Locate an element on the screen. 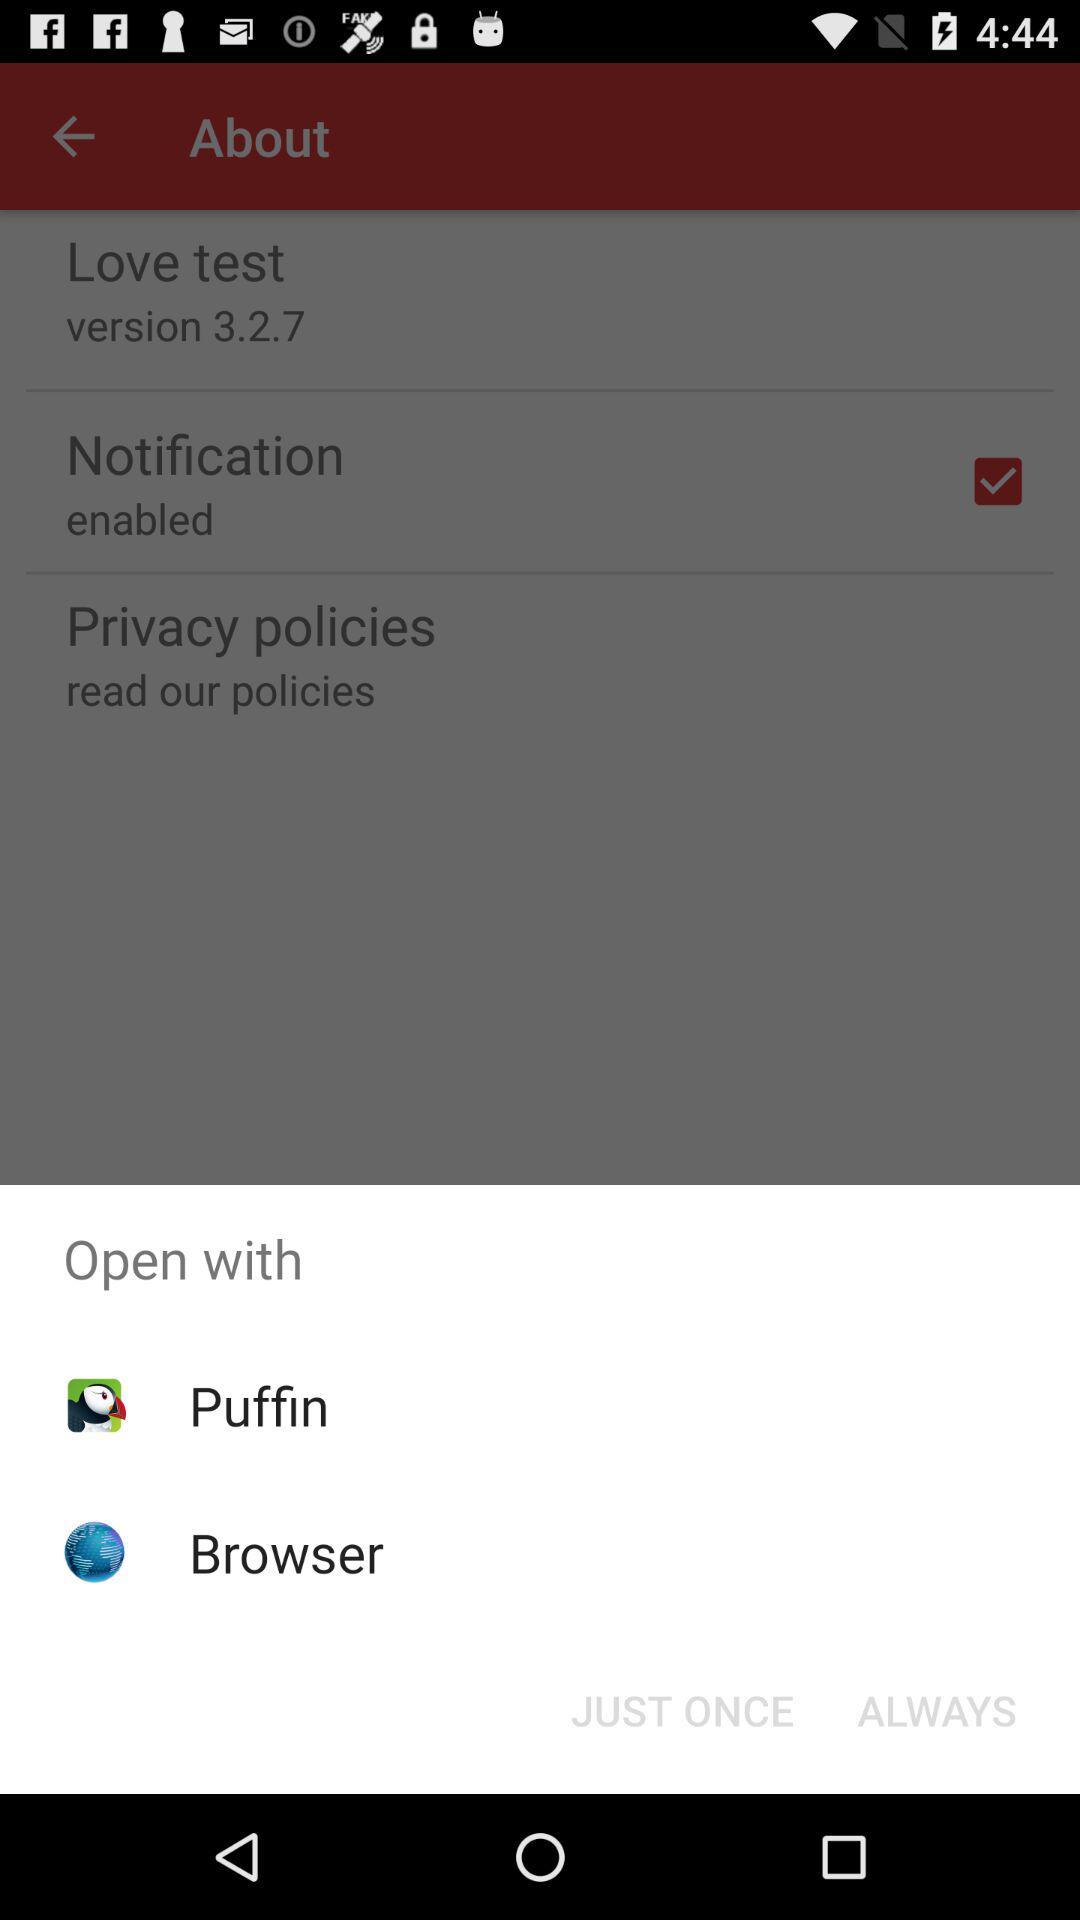 The height and width of the screenshot is (1920, 1080). icon below open with item is located at coordinates (258, 1404).